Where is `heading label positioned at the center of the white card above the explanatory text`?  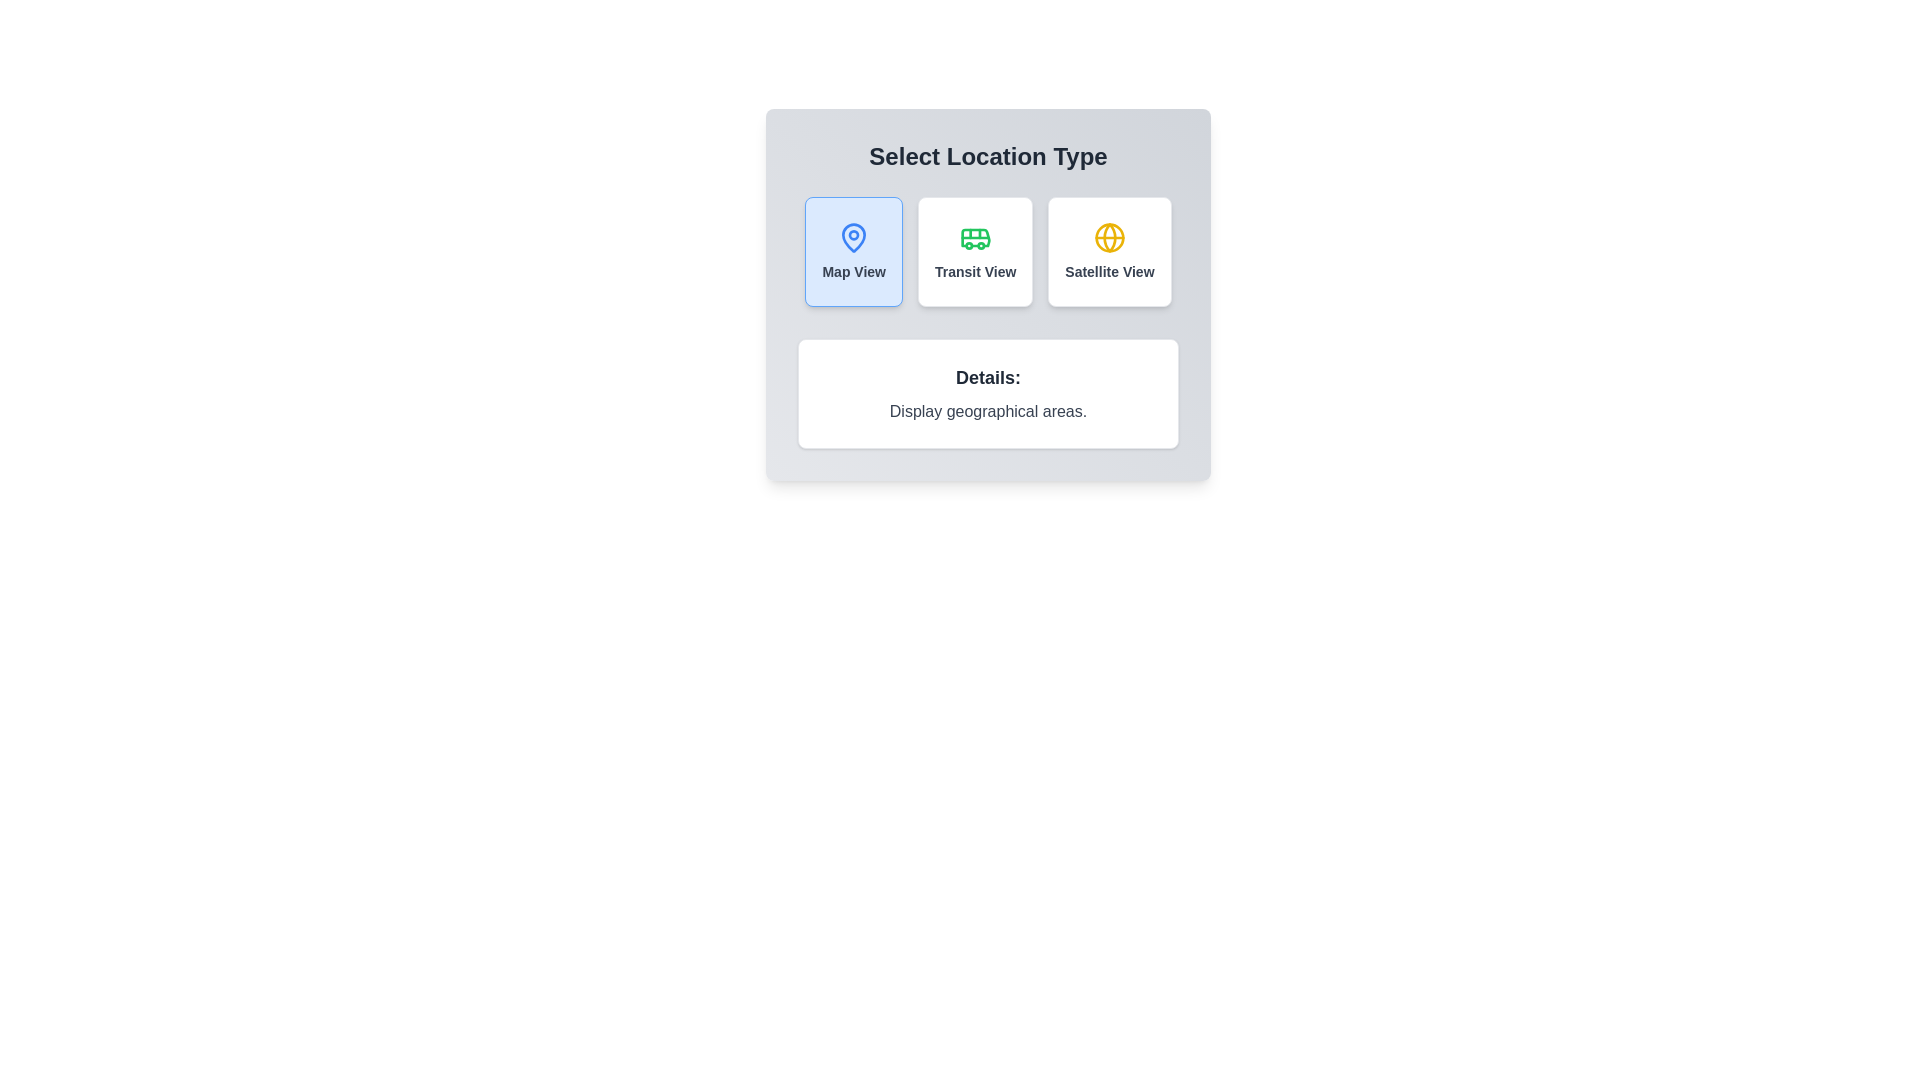
heading label positioned at the center of the white card above the explanatory text is located at coordinates (988, 378).